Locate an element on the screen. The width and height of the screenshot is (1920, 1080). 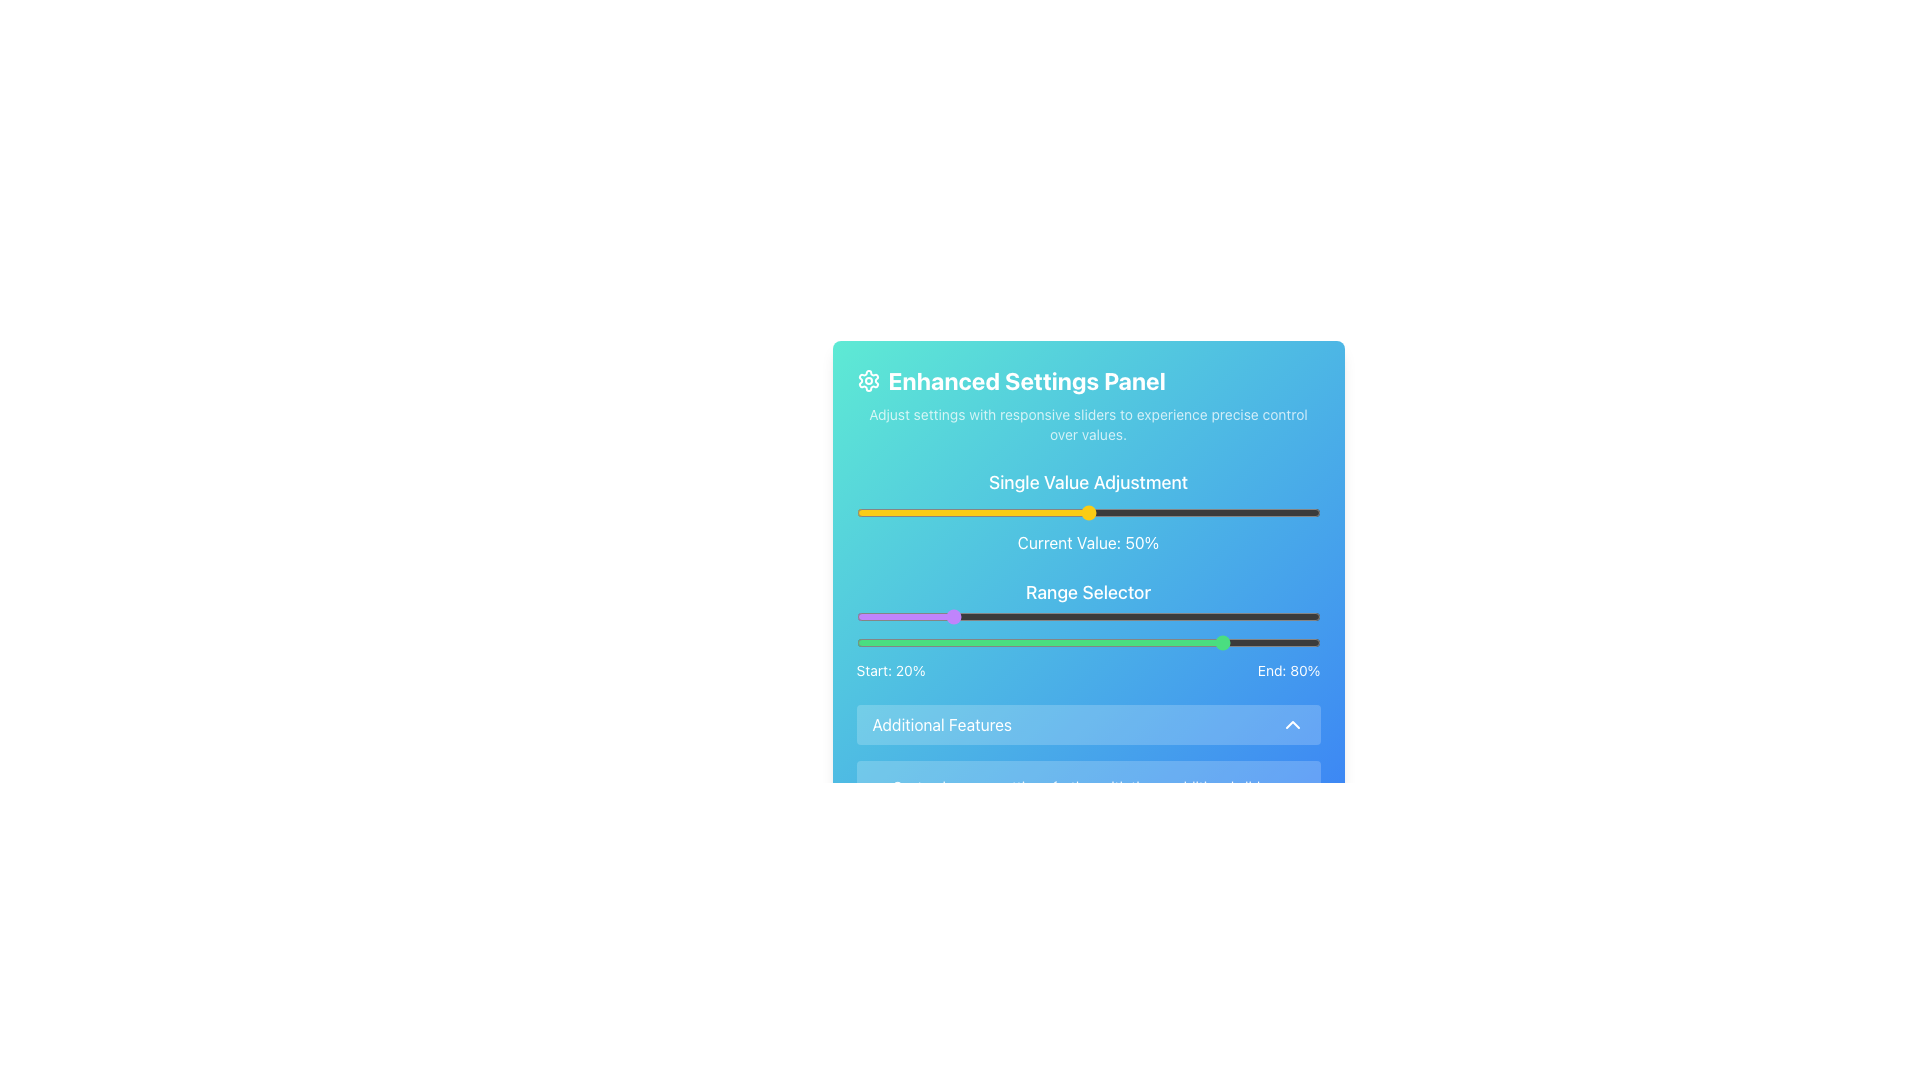
the range slider is located at coordinates (856, 616).